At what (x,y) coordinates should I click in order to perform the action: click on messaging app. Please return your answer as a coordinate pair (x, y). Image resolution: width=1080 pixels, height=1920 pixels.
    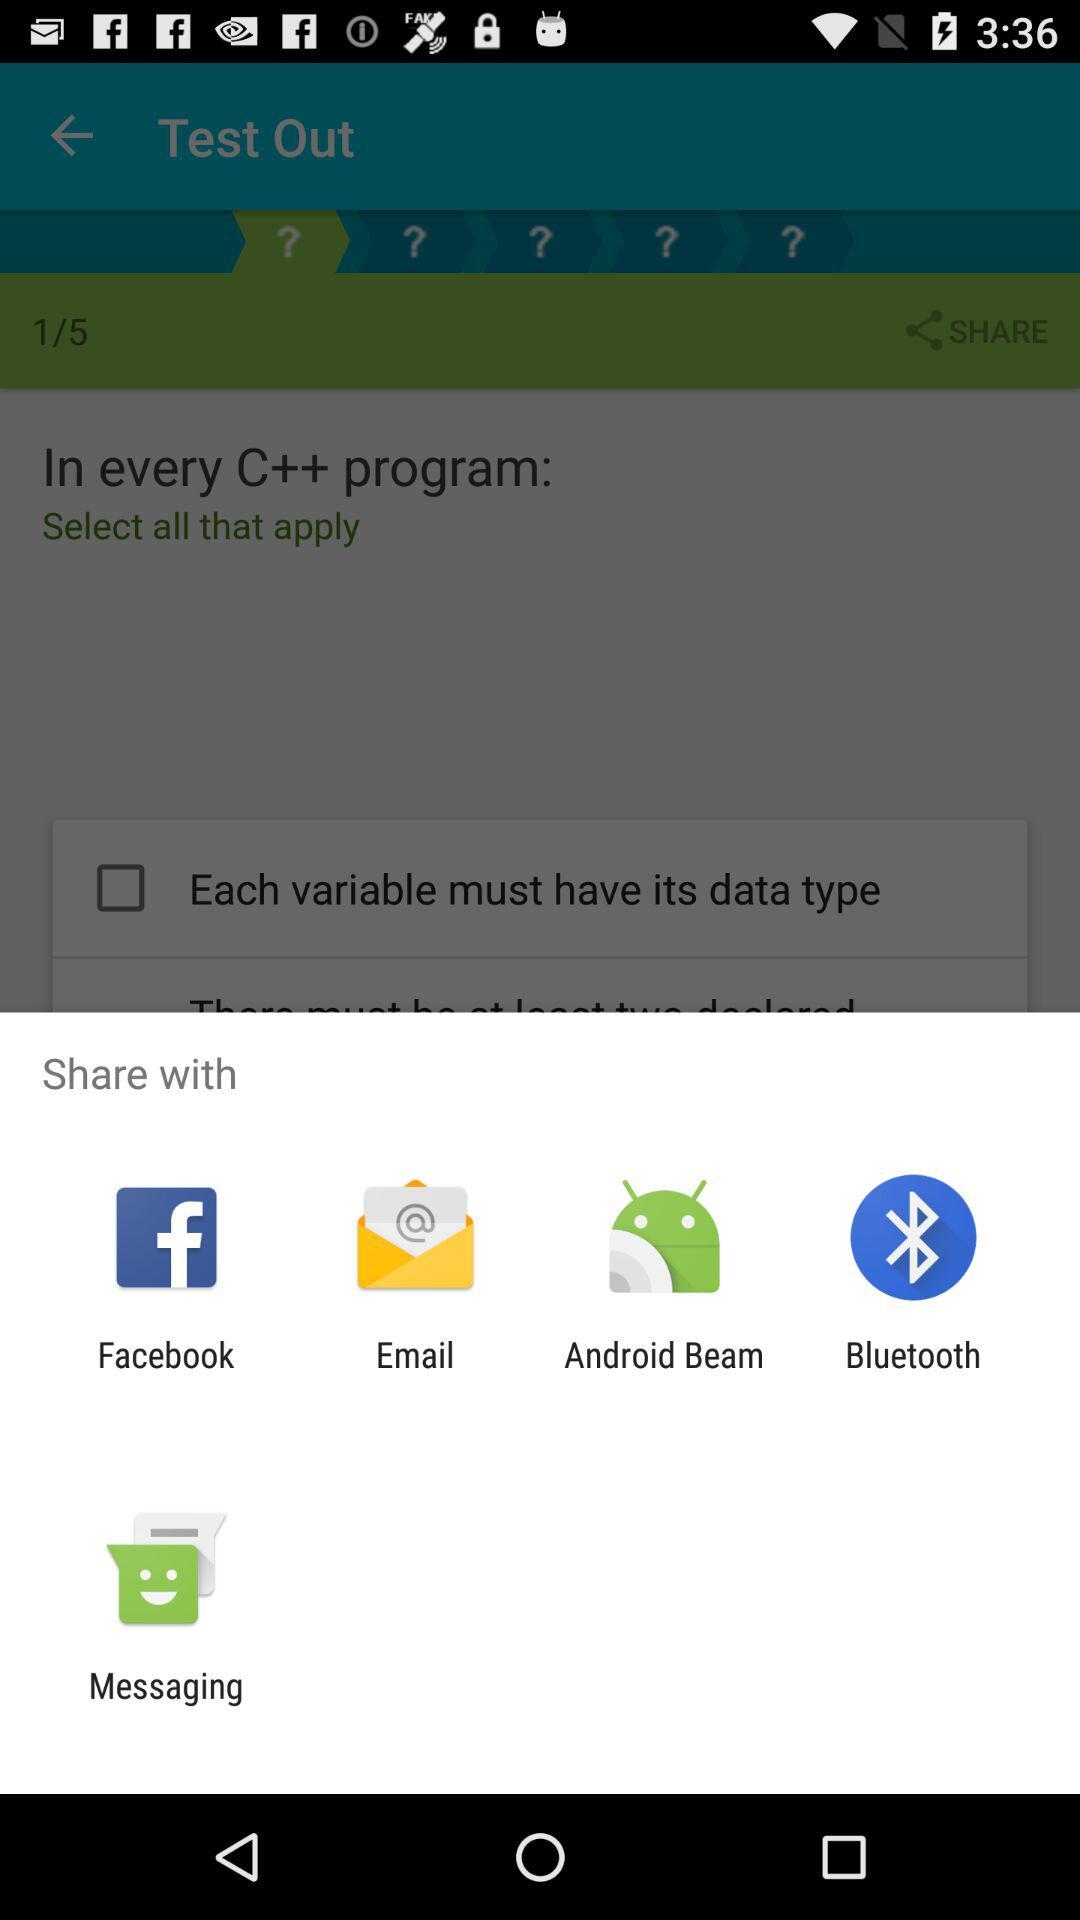
    Looking at the image, I should click on (165, 1705).